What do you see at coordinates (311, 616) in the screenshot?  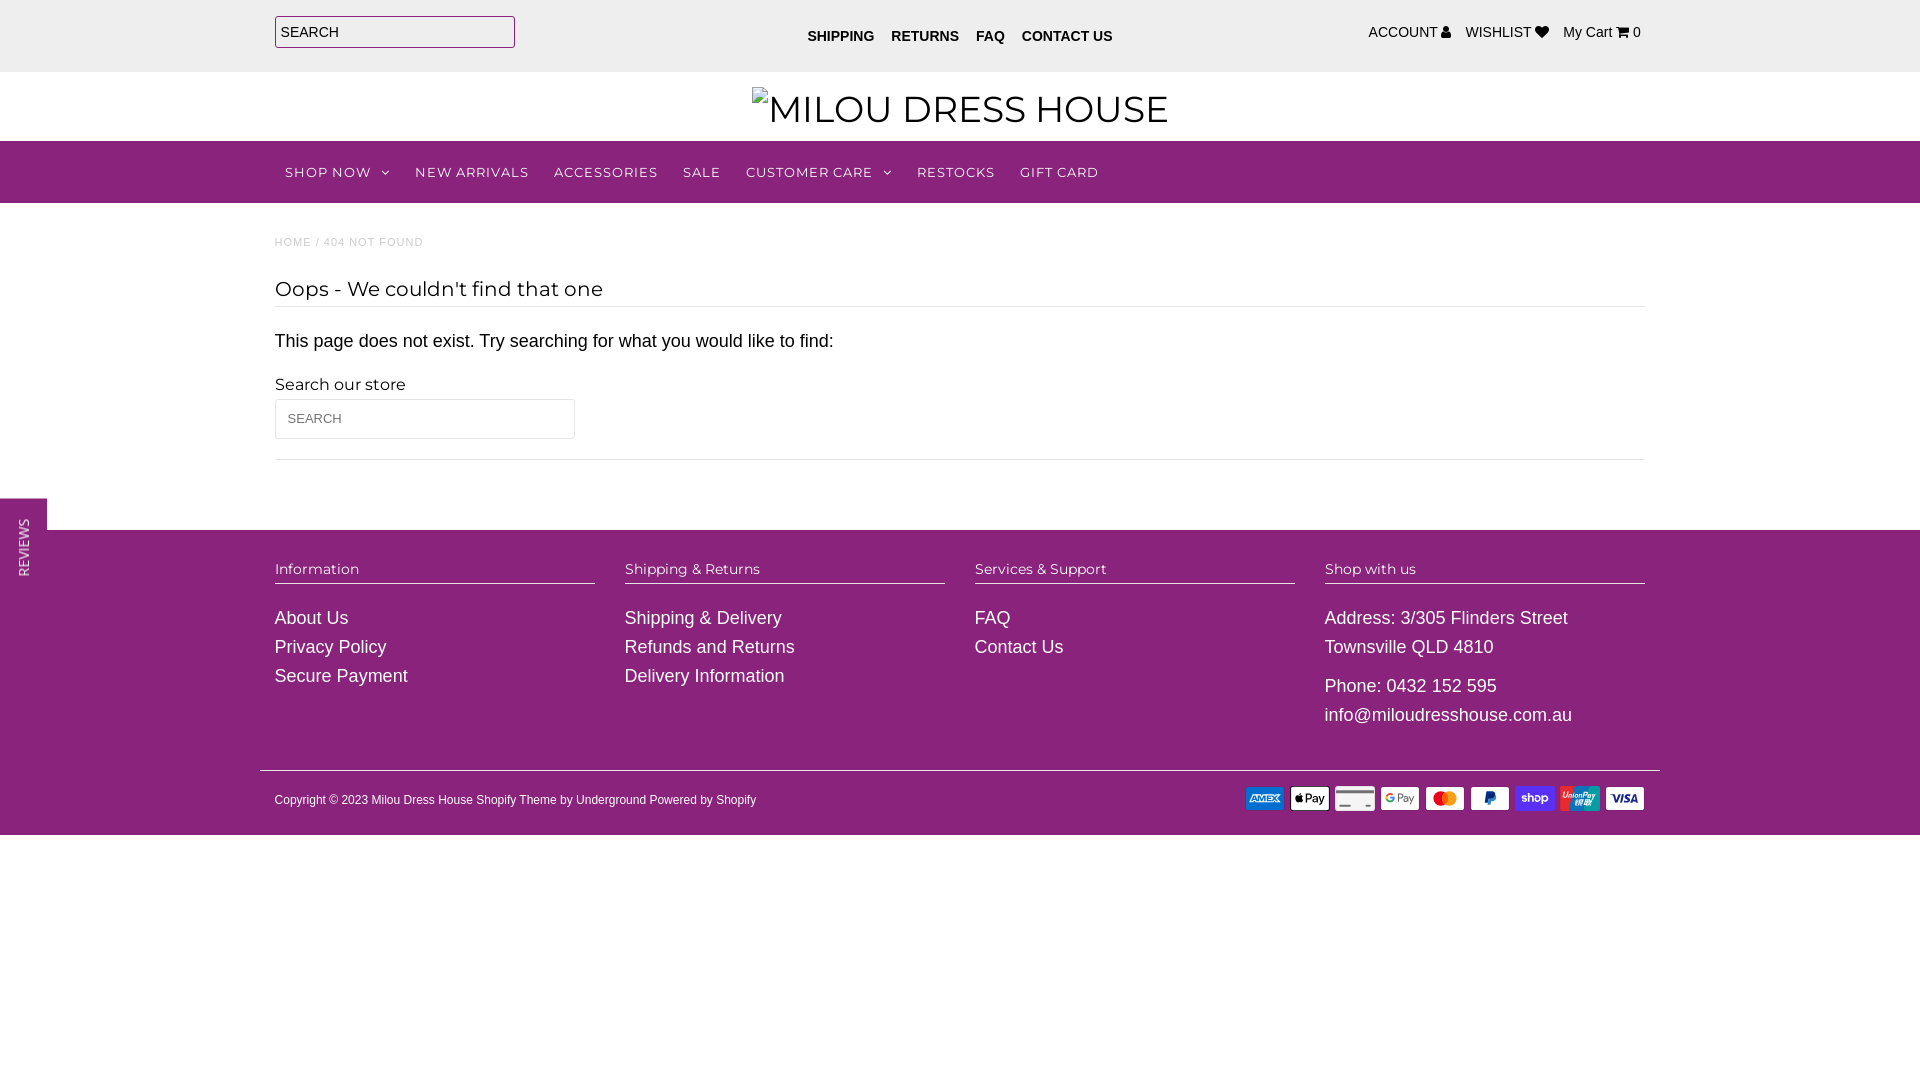 I see `'About Us'` at bounding box center [311, 616].